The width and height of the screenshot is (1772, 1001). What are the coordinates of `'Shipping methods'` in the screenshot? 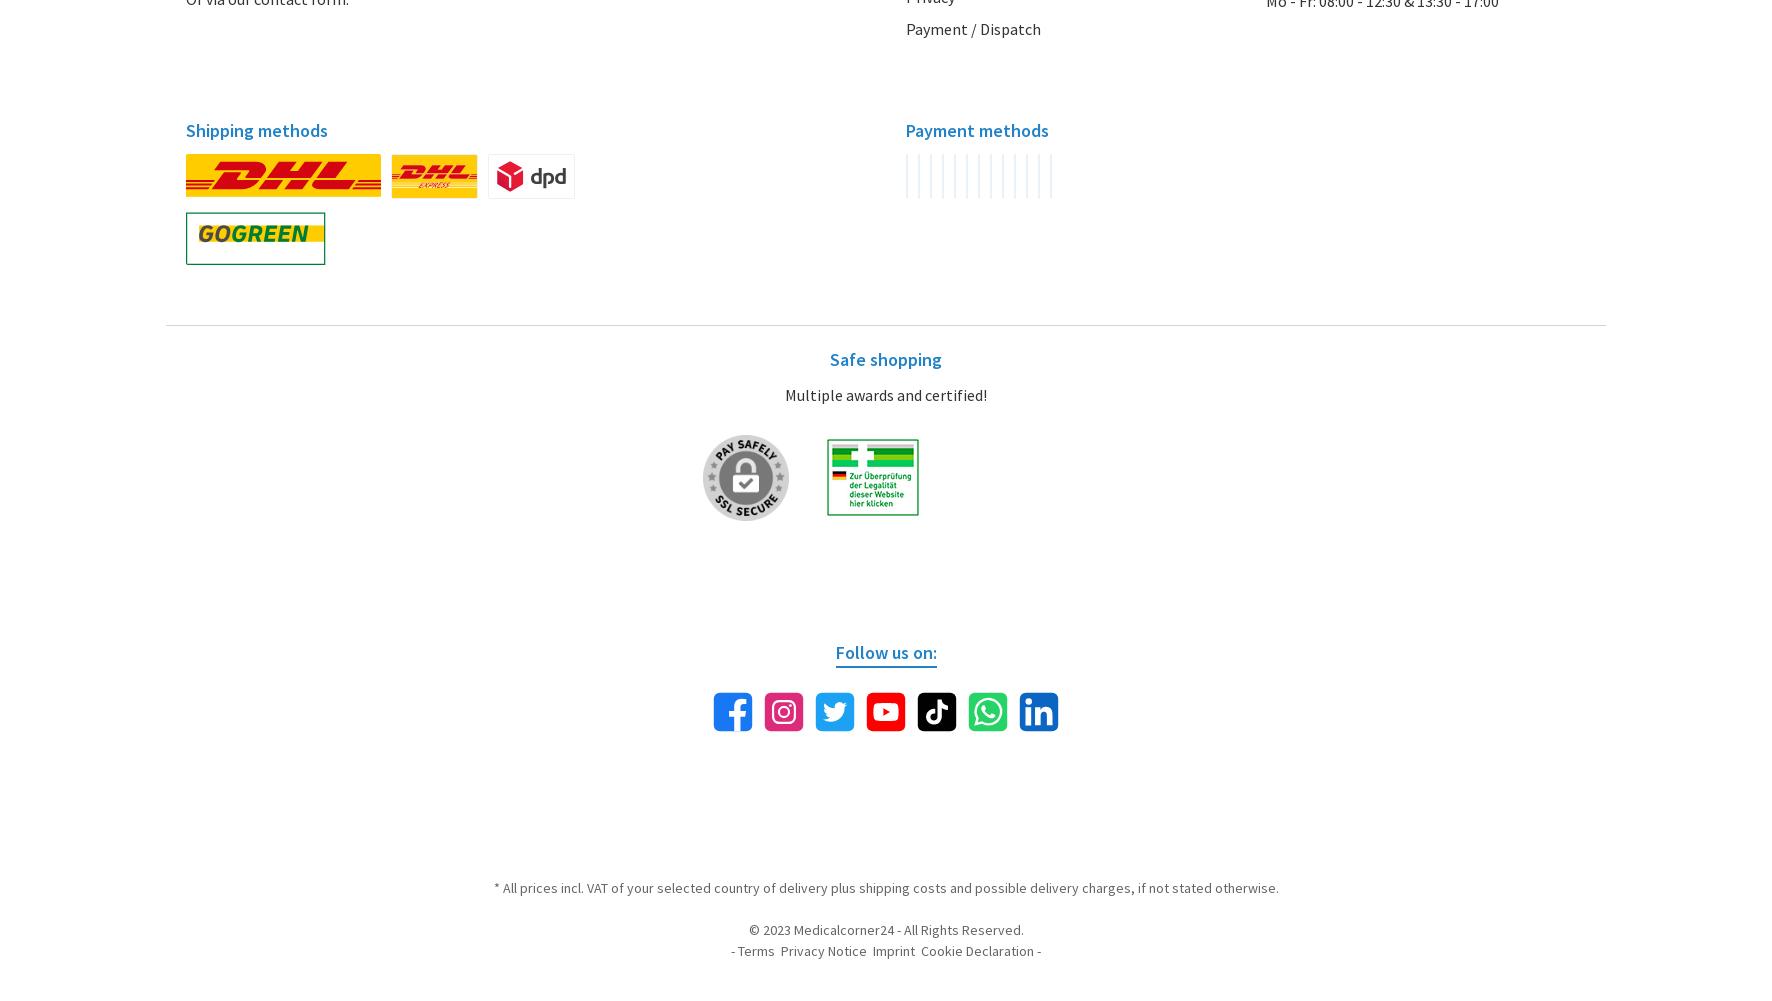 It's located at (255, 128).